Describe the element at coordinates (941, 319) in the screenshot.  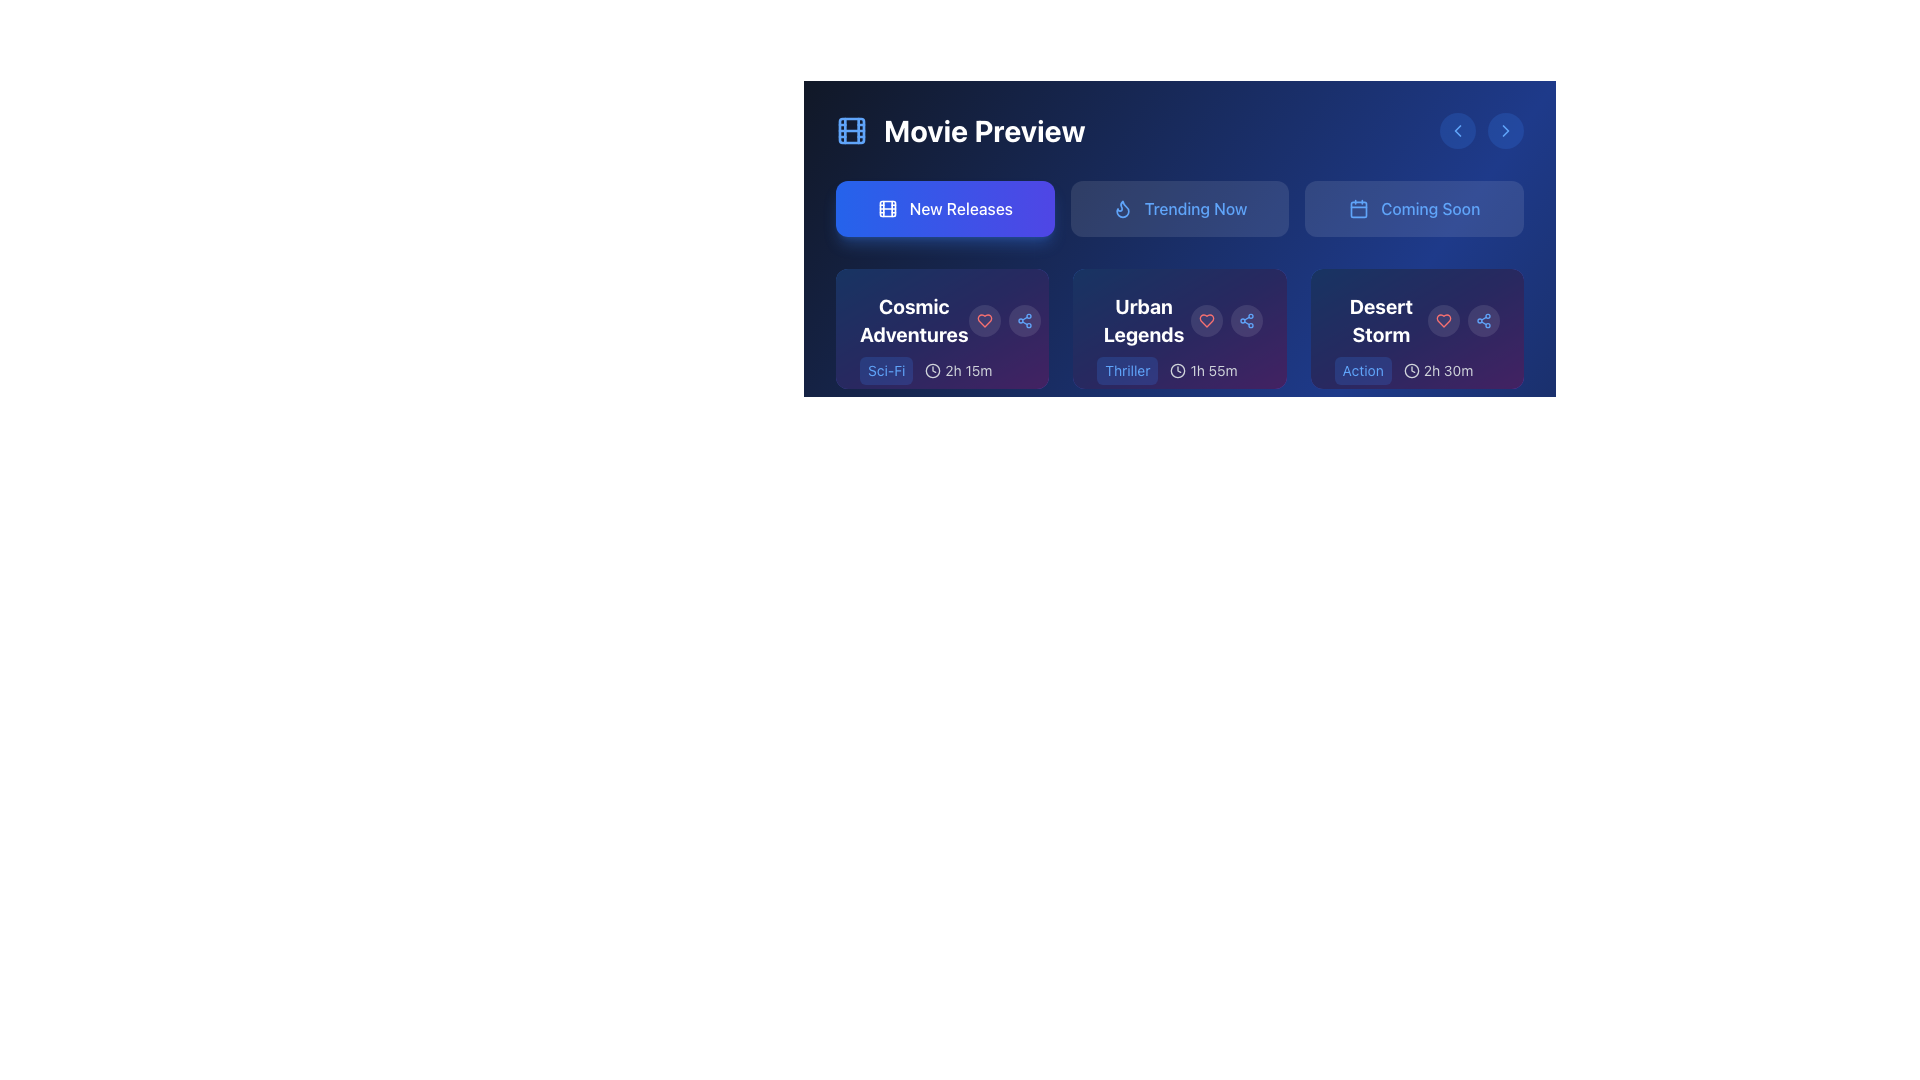
I see `text displayed in the movie title label located directly beneath the 'Movie Preview' header section` at that location.